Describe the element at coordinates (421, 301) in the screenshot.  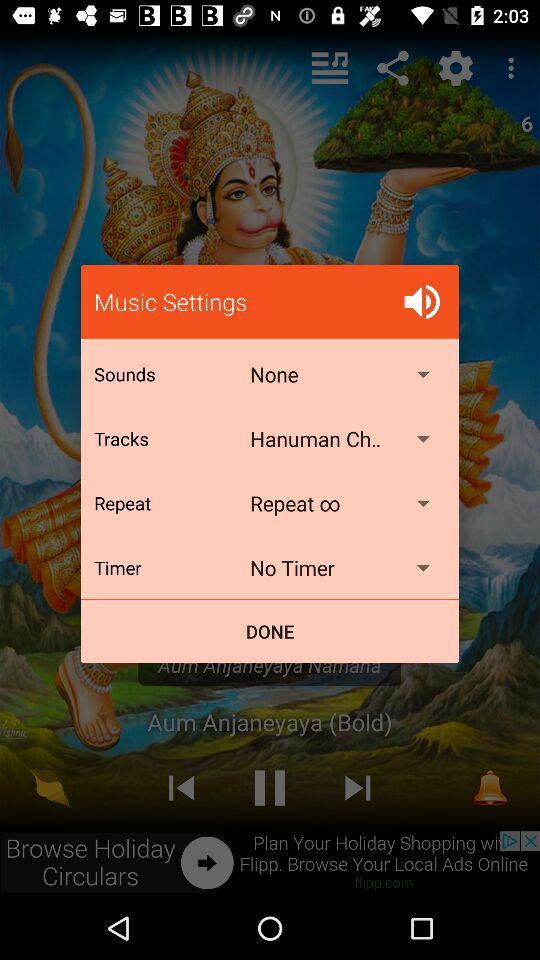
I see `the icon to the right of music settings item` at that location.